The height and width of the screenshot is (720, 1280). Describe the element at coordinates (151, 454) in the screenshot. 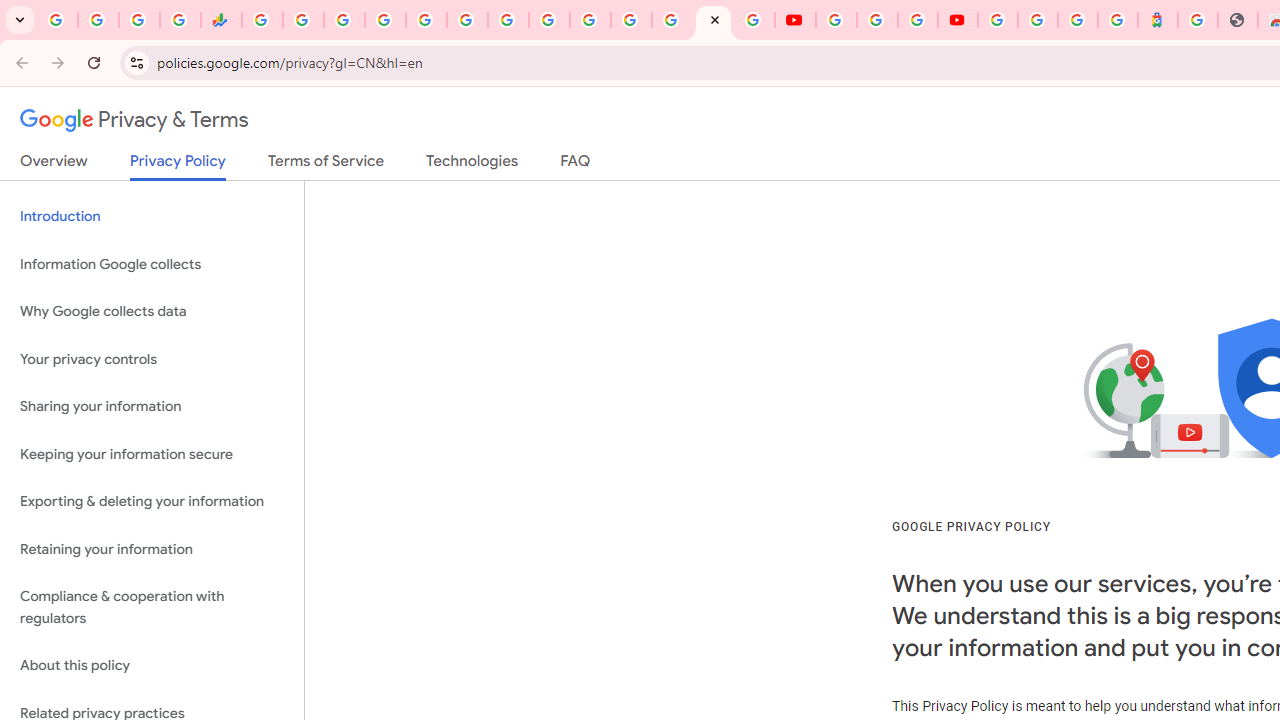

I see `'Keeping your information secure'` at that location.